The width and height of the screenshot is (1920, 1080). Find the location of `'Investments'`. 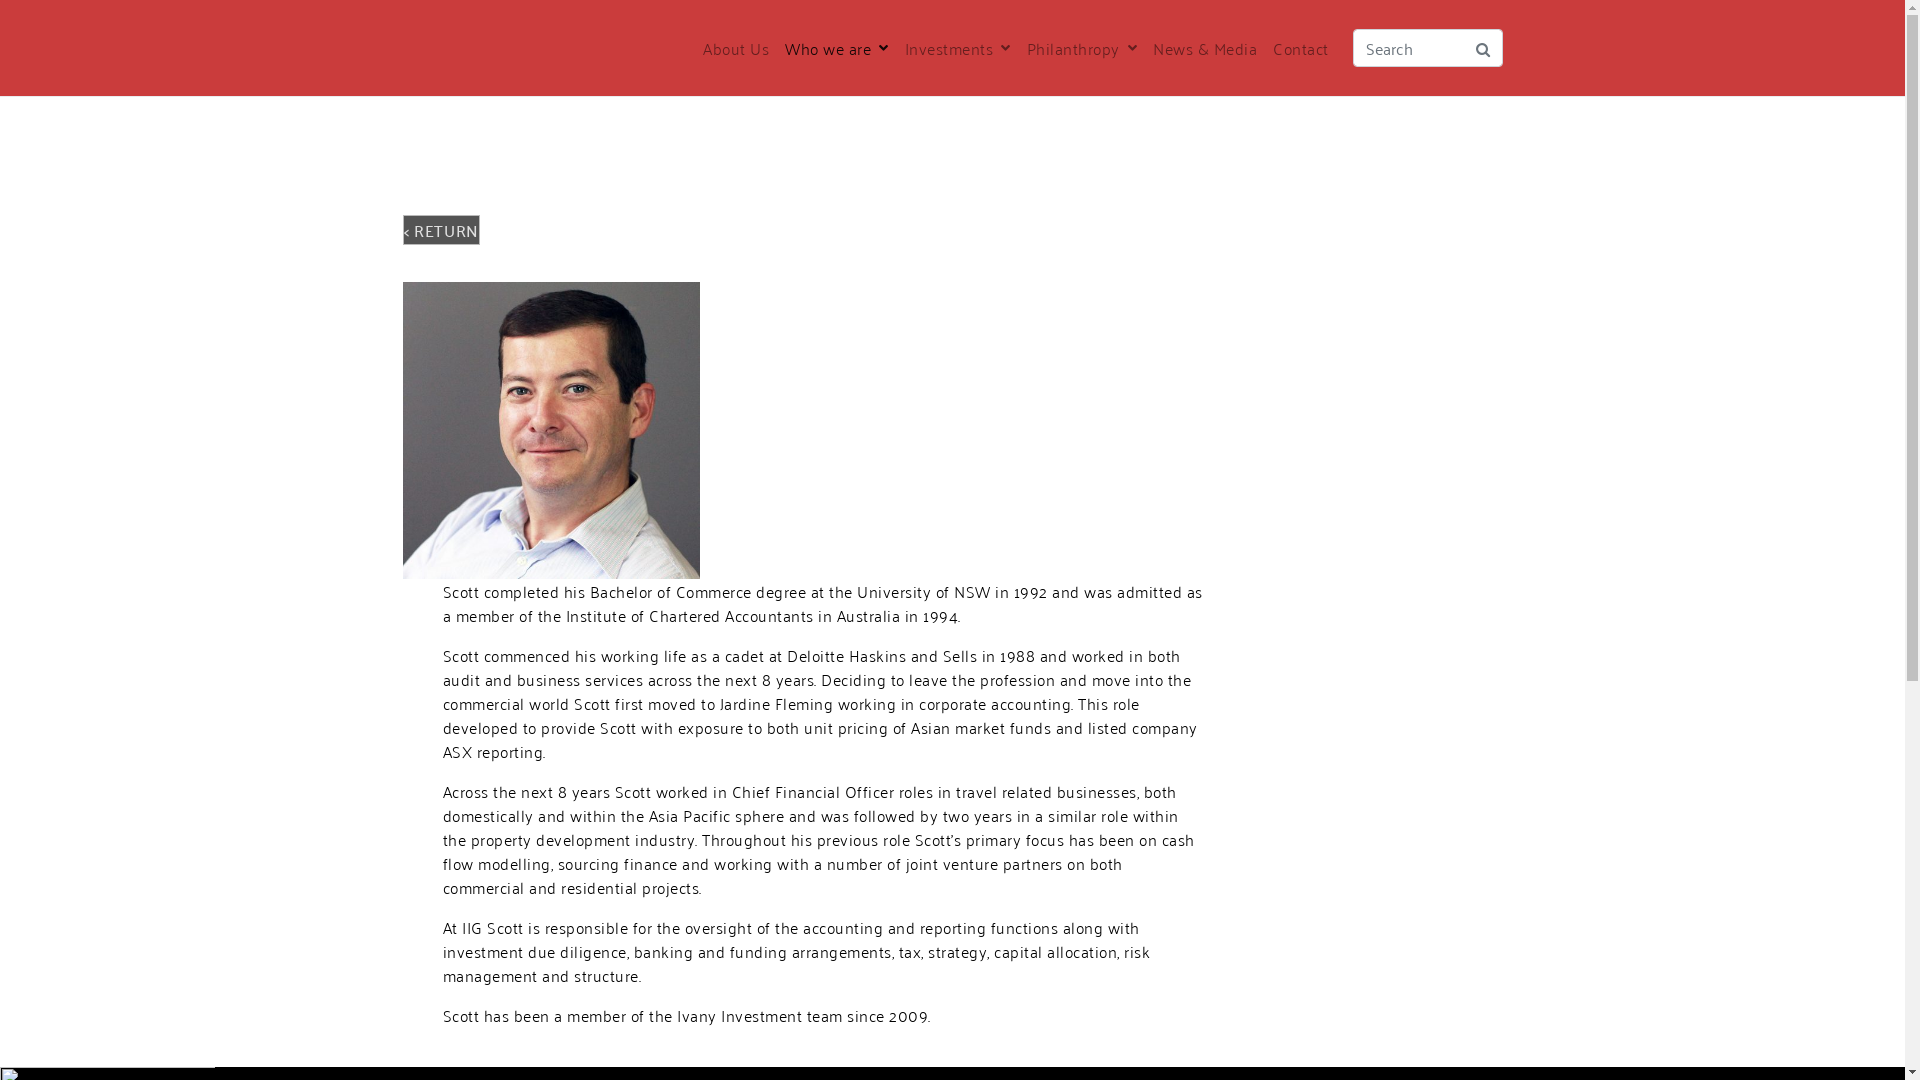

'Investments' is located at coordinates (955, 46).